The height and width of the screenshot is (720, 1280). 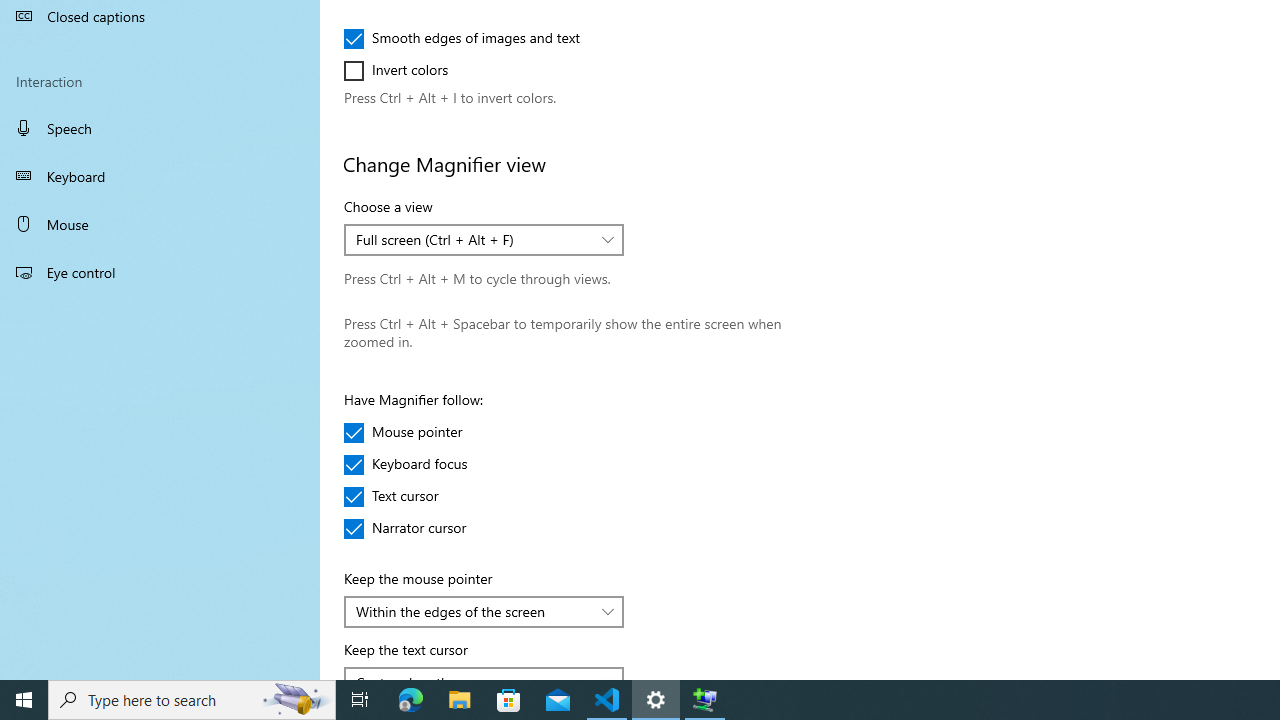 What do you see at coordinates (484, 239) in the screenshot?
I see `'Choose a view'` at bounding box center [484, 239].